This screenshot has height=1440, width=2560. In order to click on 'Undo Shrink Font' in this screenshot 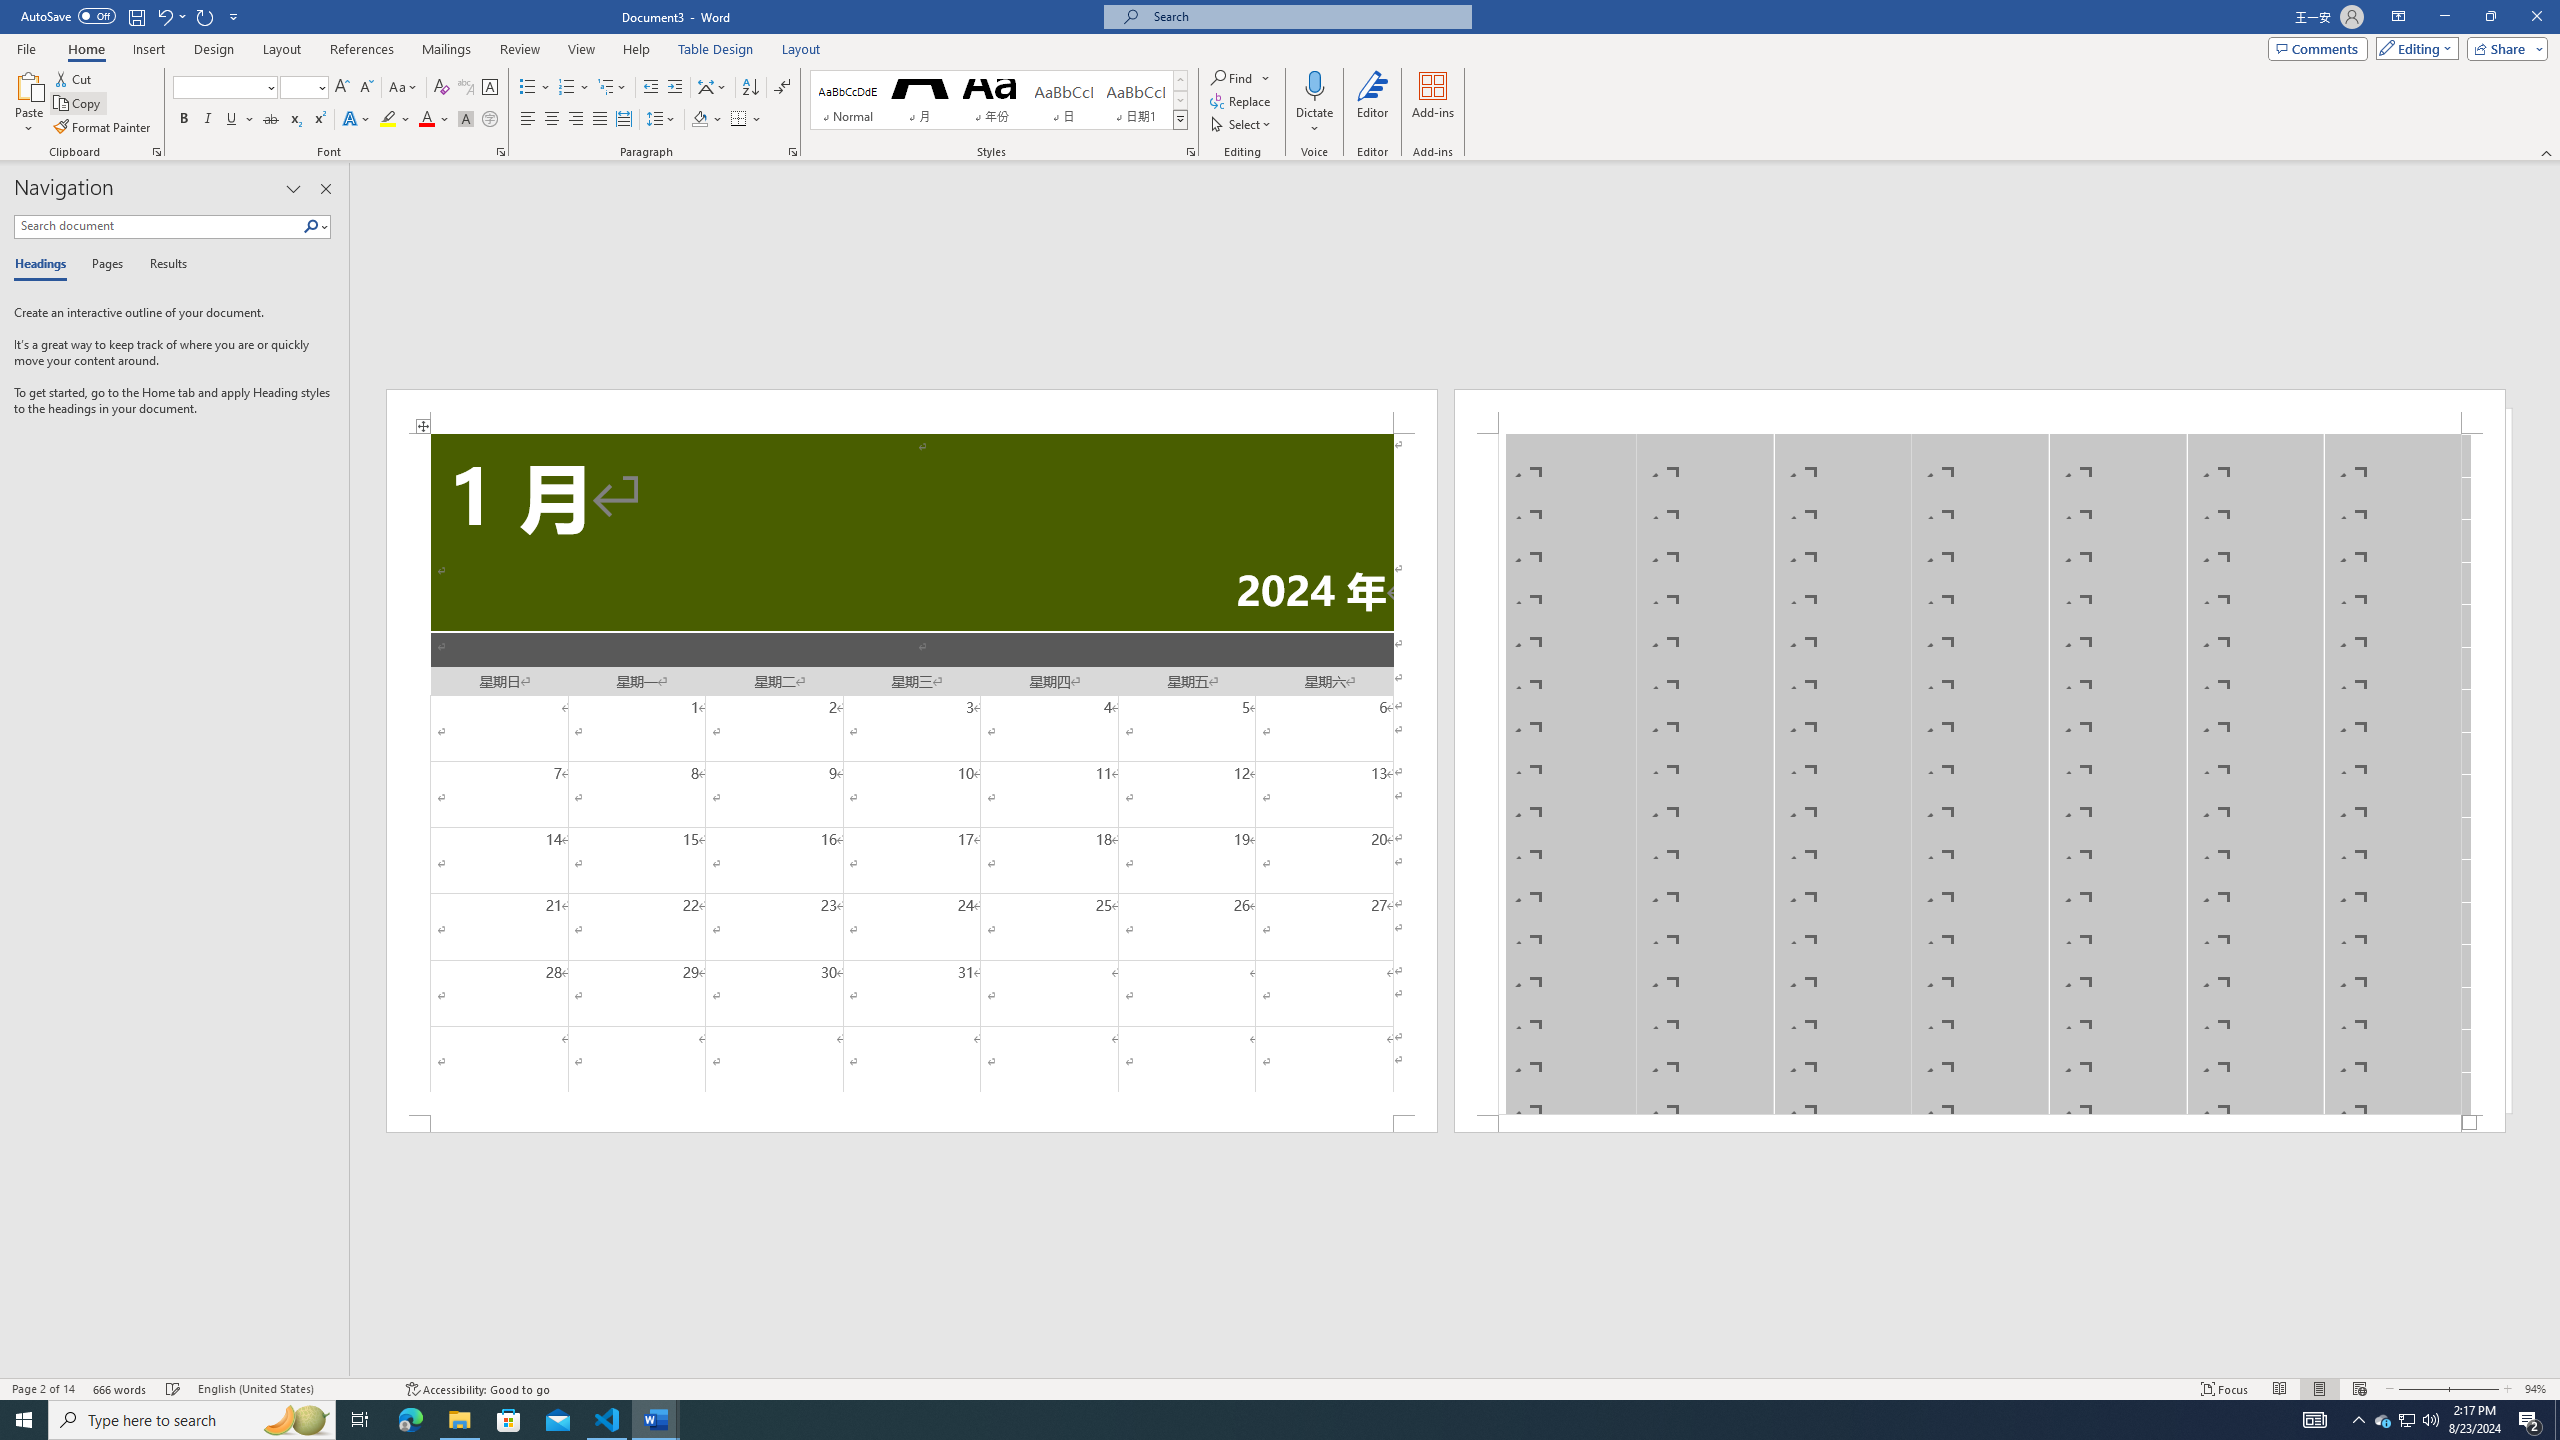, I will do `click(163, 15)`.